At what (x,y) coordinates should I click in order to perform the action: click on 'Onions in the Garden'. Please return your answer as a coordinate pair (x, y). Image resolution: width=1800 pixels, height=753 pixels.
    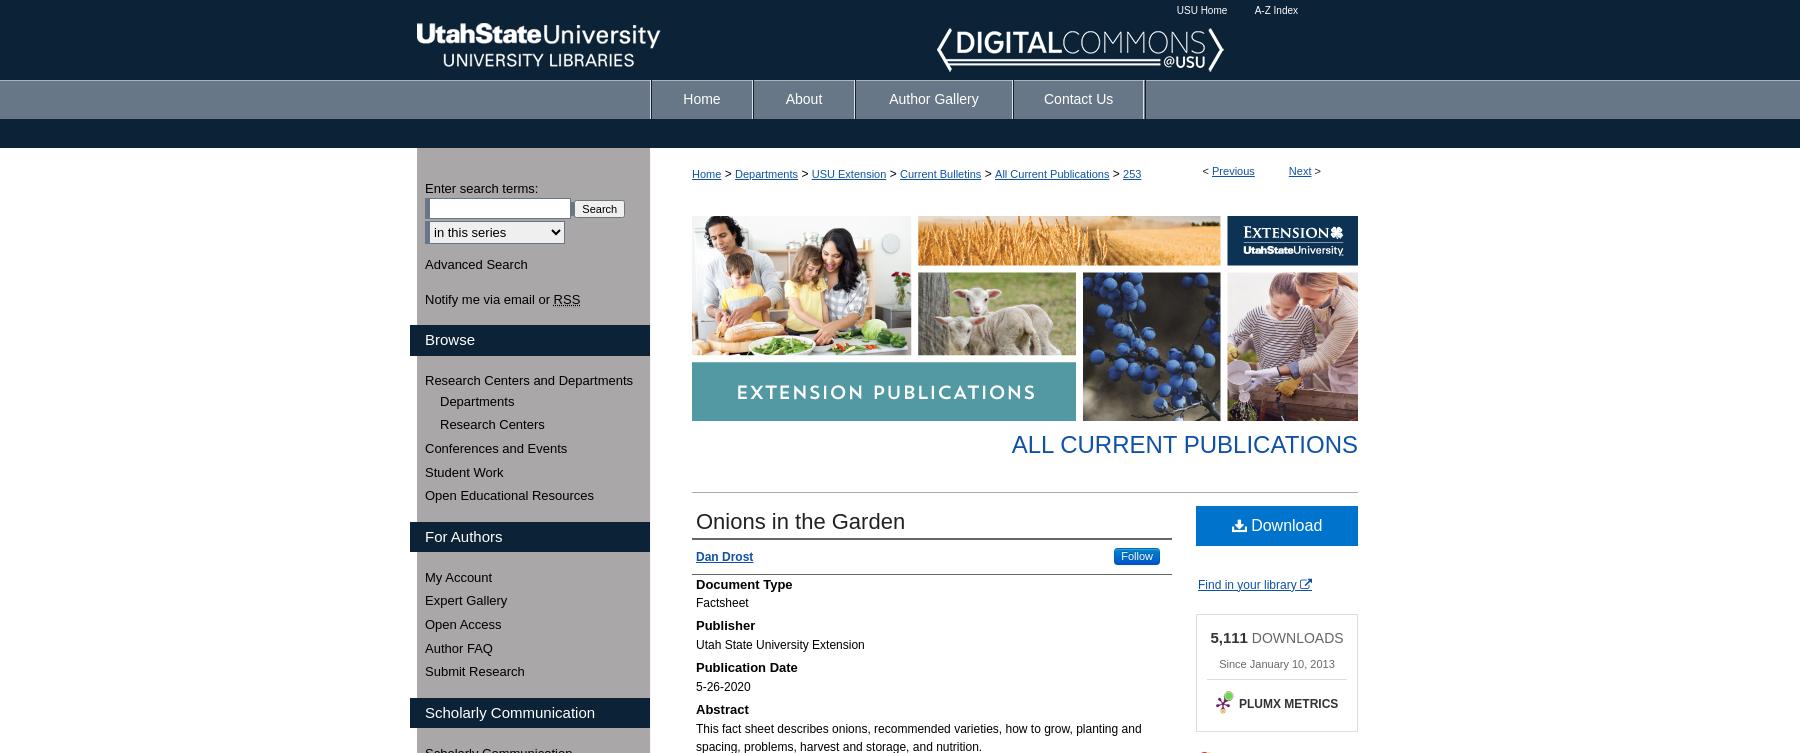
    Looking at the image, I should click on (695, 520).